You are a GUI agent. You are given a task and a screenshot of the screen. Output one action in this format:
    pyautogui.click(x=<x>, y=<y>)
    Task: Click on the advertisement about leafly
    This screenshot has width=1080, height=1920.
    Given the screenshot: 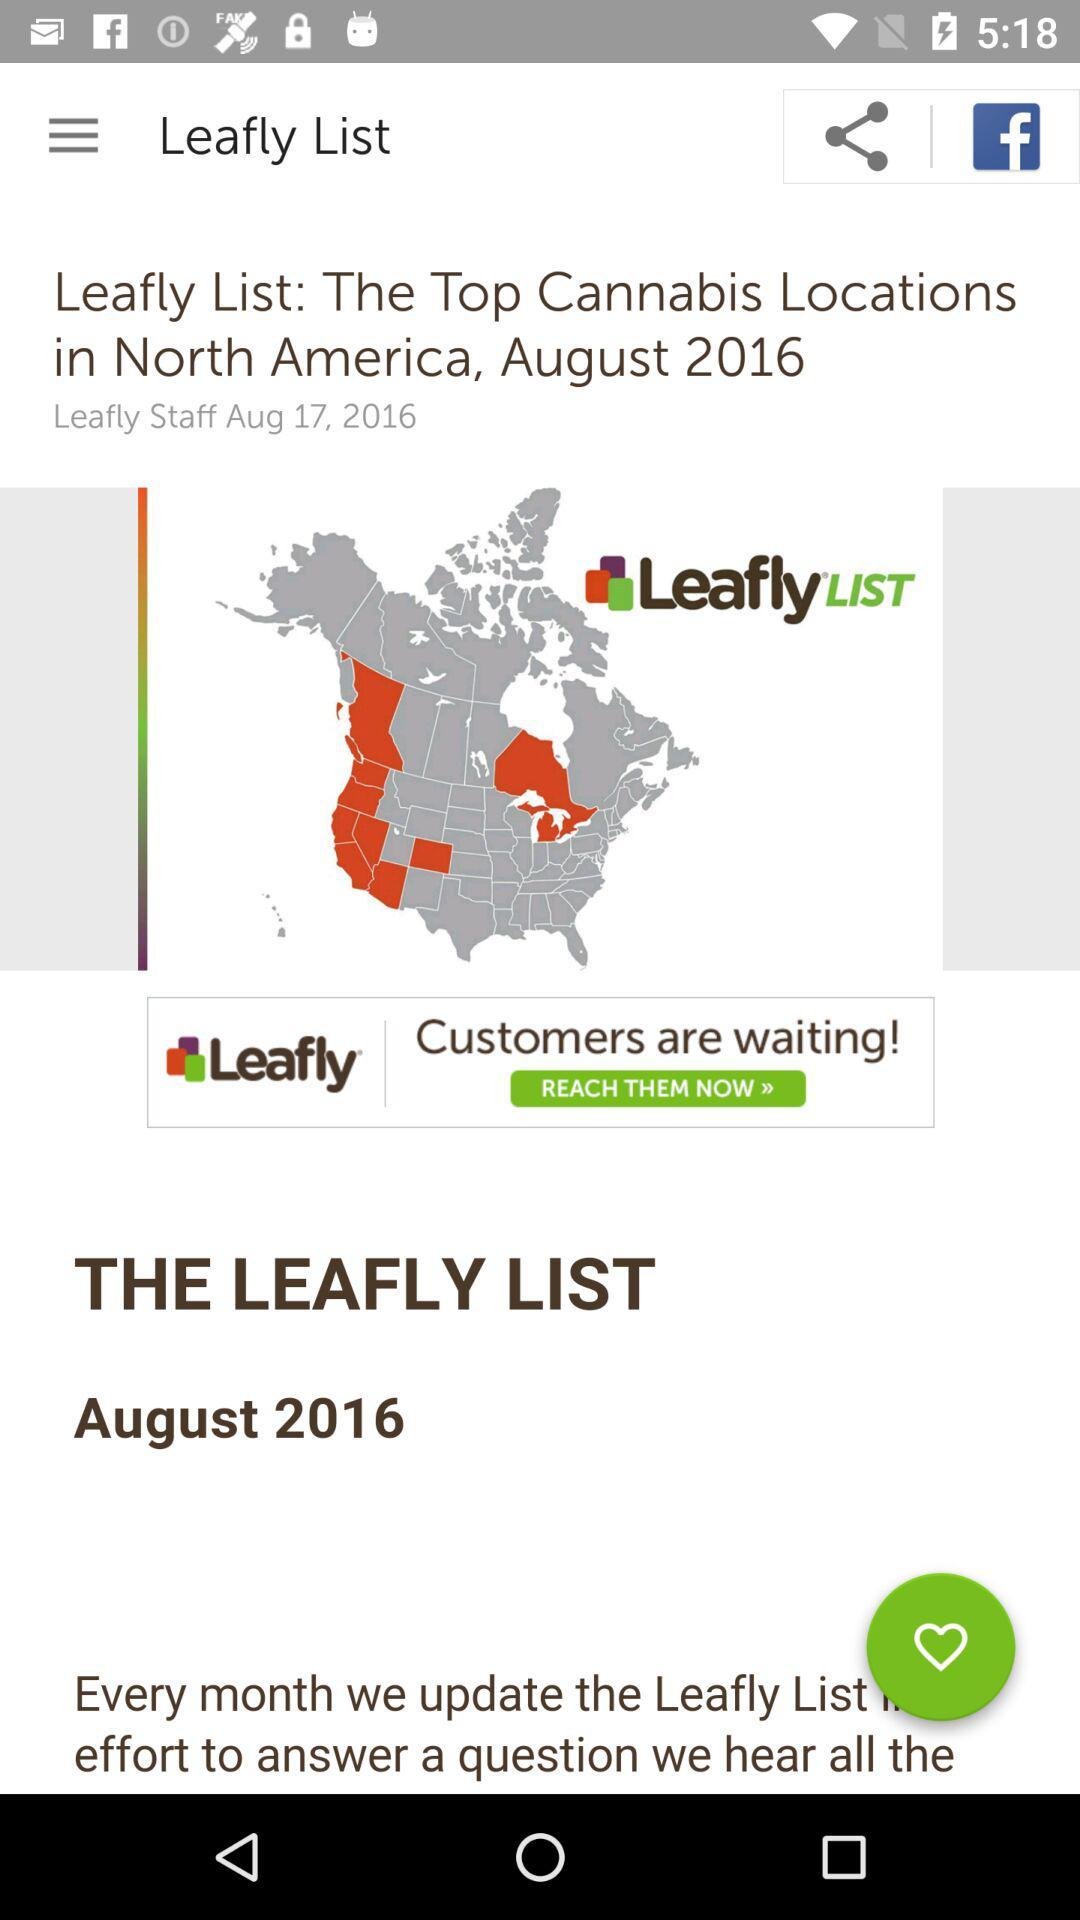 What is the action you would take?
    pyautogui.click(x=540, y=1061)
    